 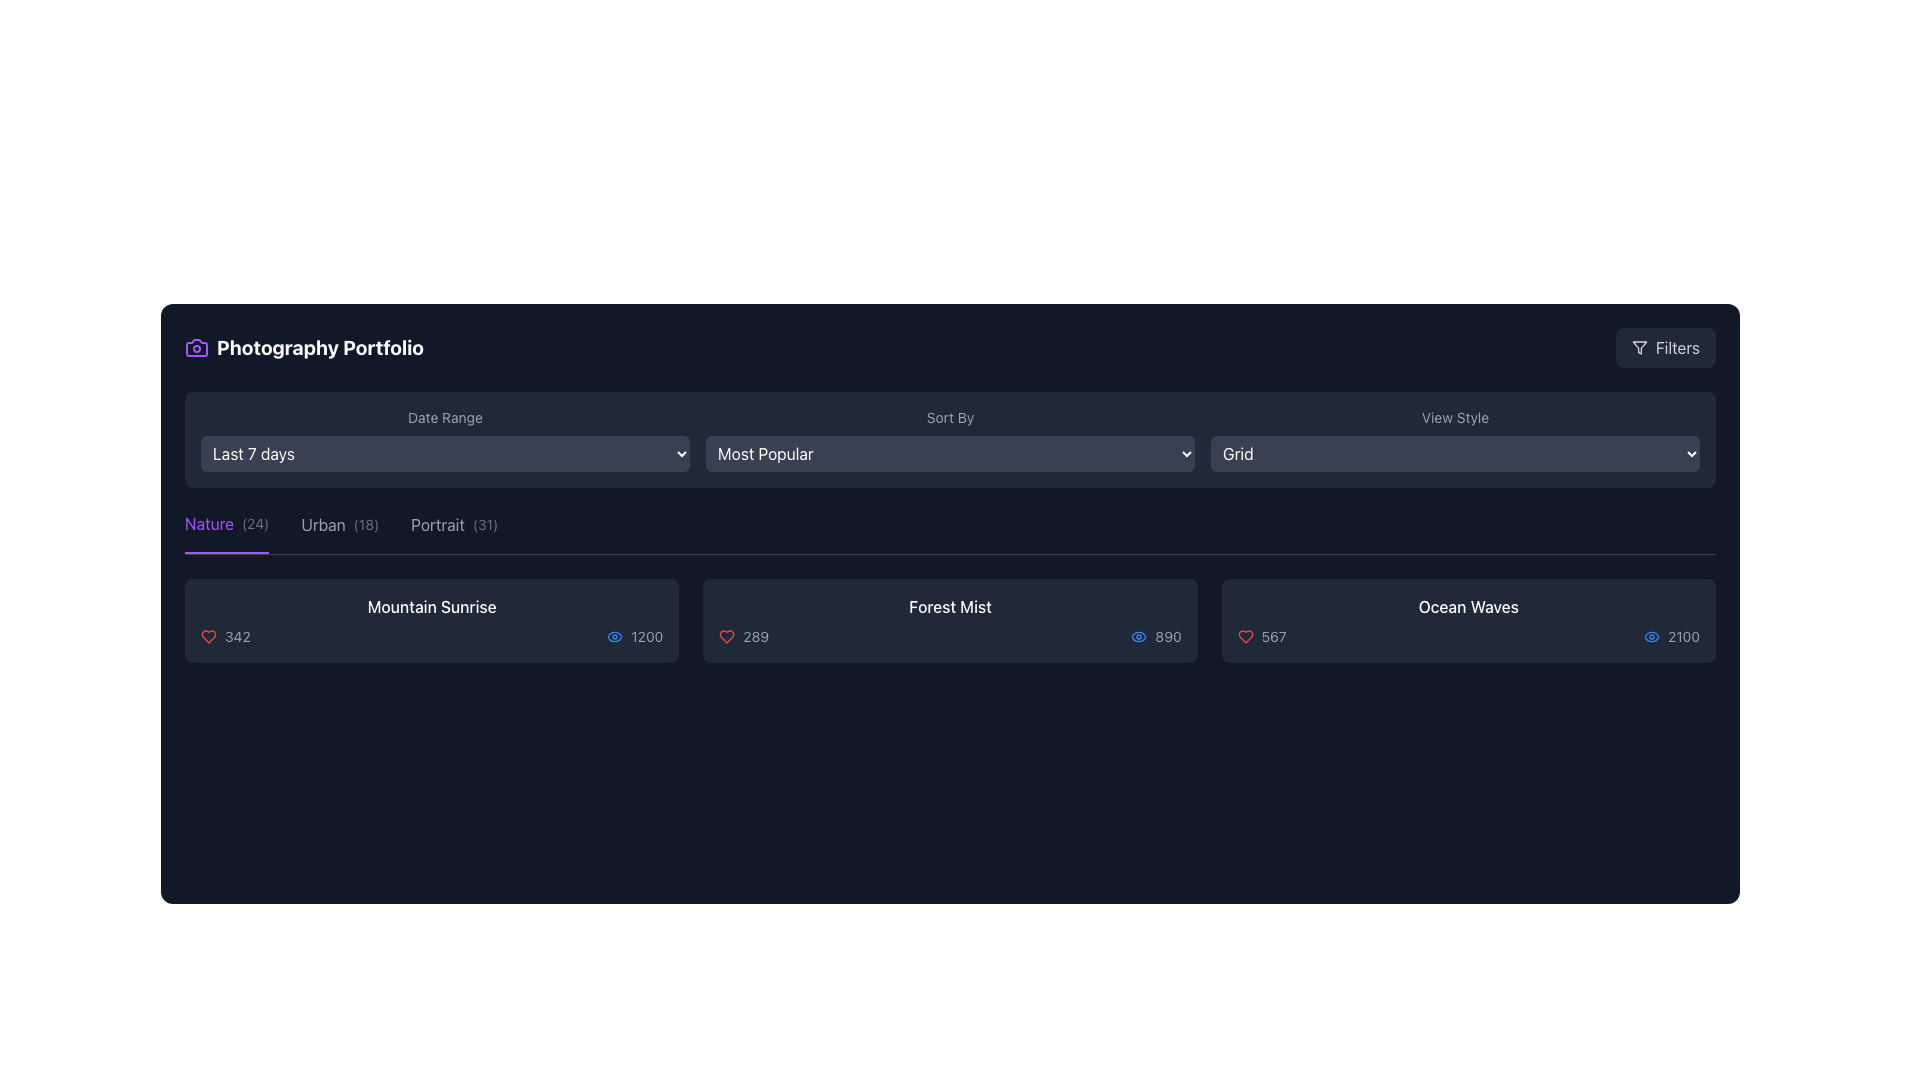 I want to click on text label that serves as the title or identifier for the last card in a horizontally aligned group of three cards located in the lower-right corner of the interface, so click(x=1468, y=605).